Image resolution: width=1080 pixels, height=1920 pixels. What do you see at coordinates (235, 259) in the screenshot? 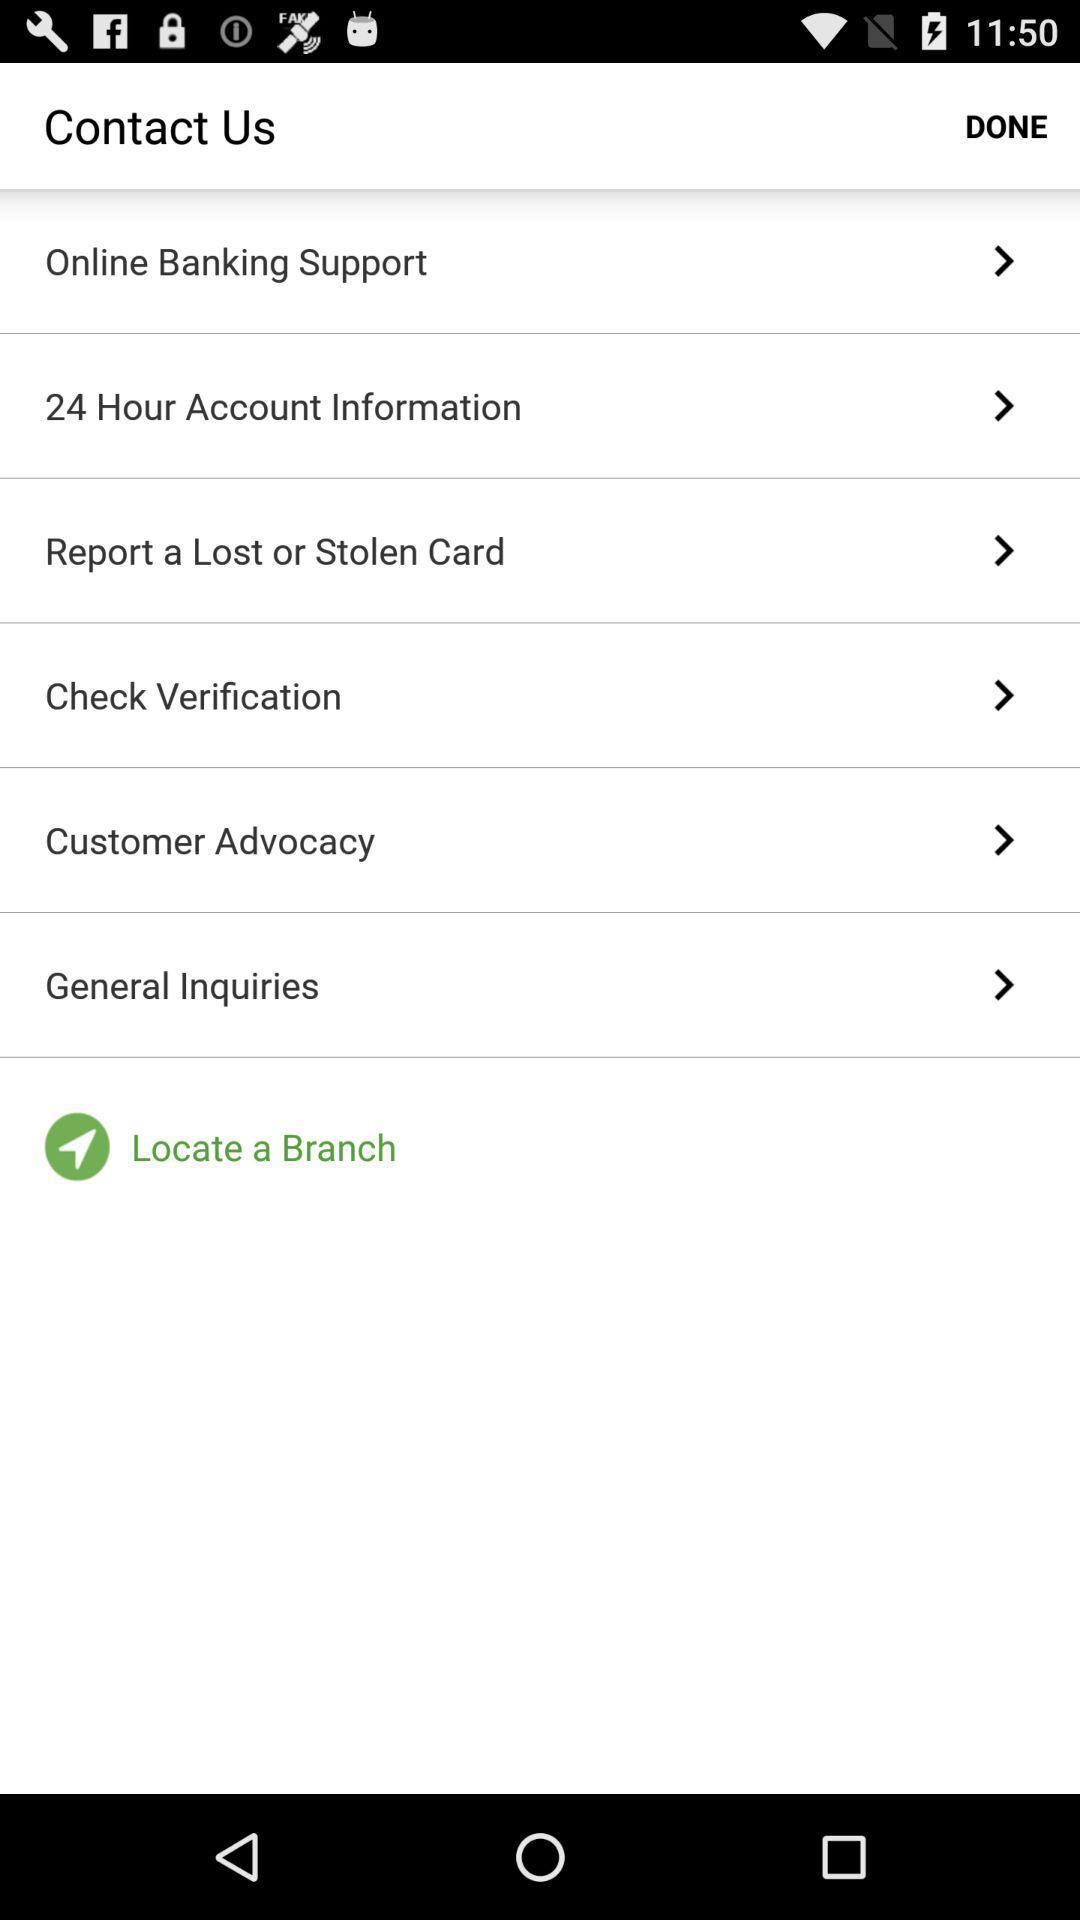
I see `icon below the contact us icon` at bounding box center [235, 259].